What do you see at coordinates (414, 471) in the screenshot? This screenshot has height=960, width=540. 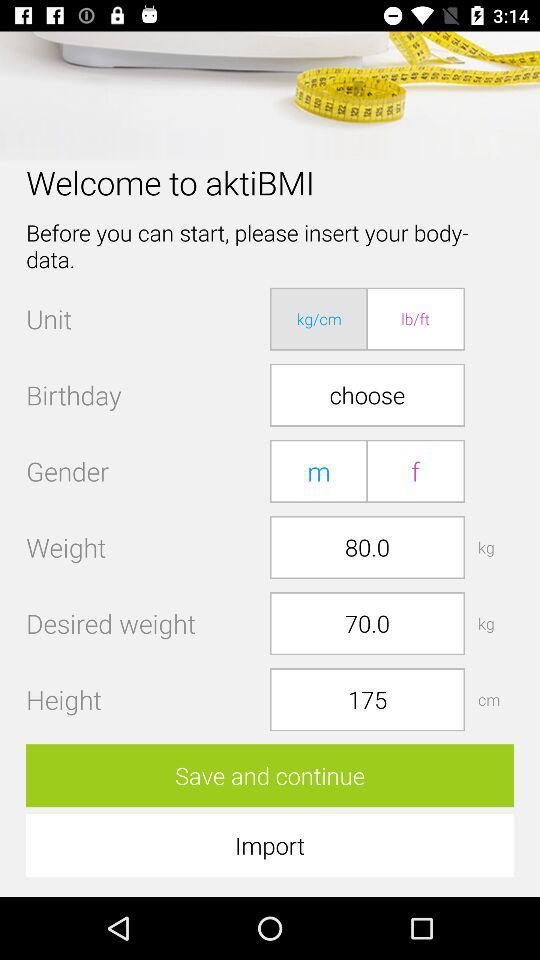 I see `button above the 80.0 button` at bounding box center [414, 471].